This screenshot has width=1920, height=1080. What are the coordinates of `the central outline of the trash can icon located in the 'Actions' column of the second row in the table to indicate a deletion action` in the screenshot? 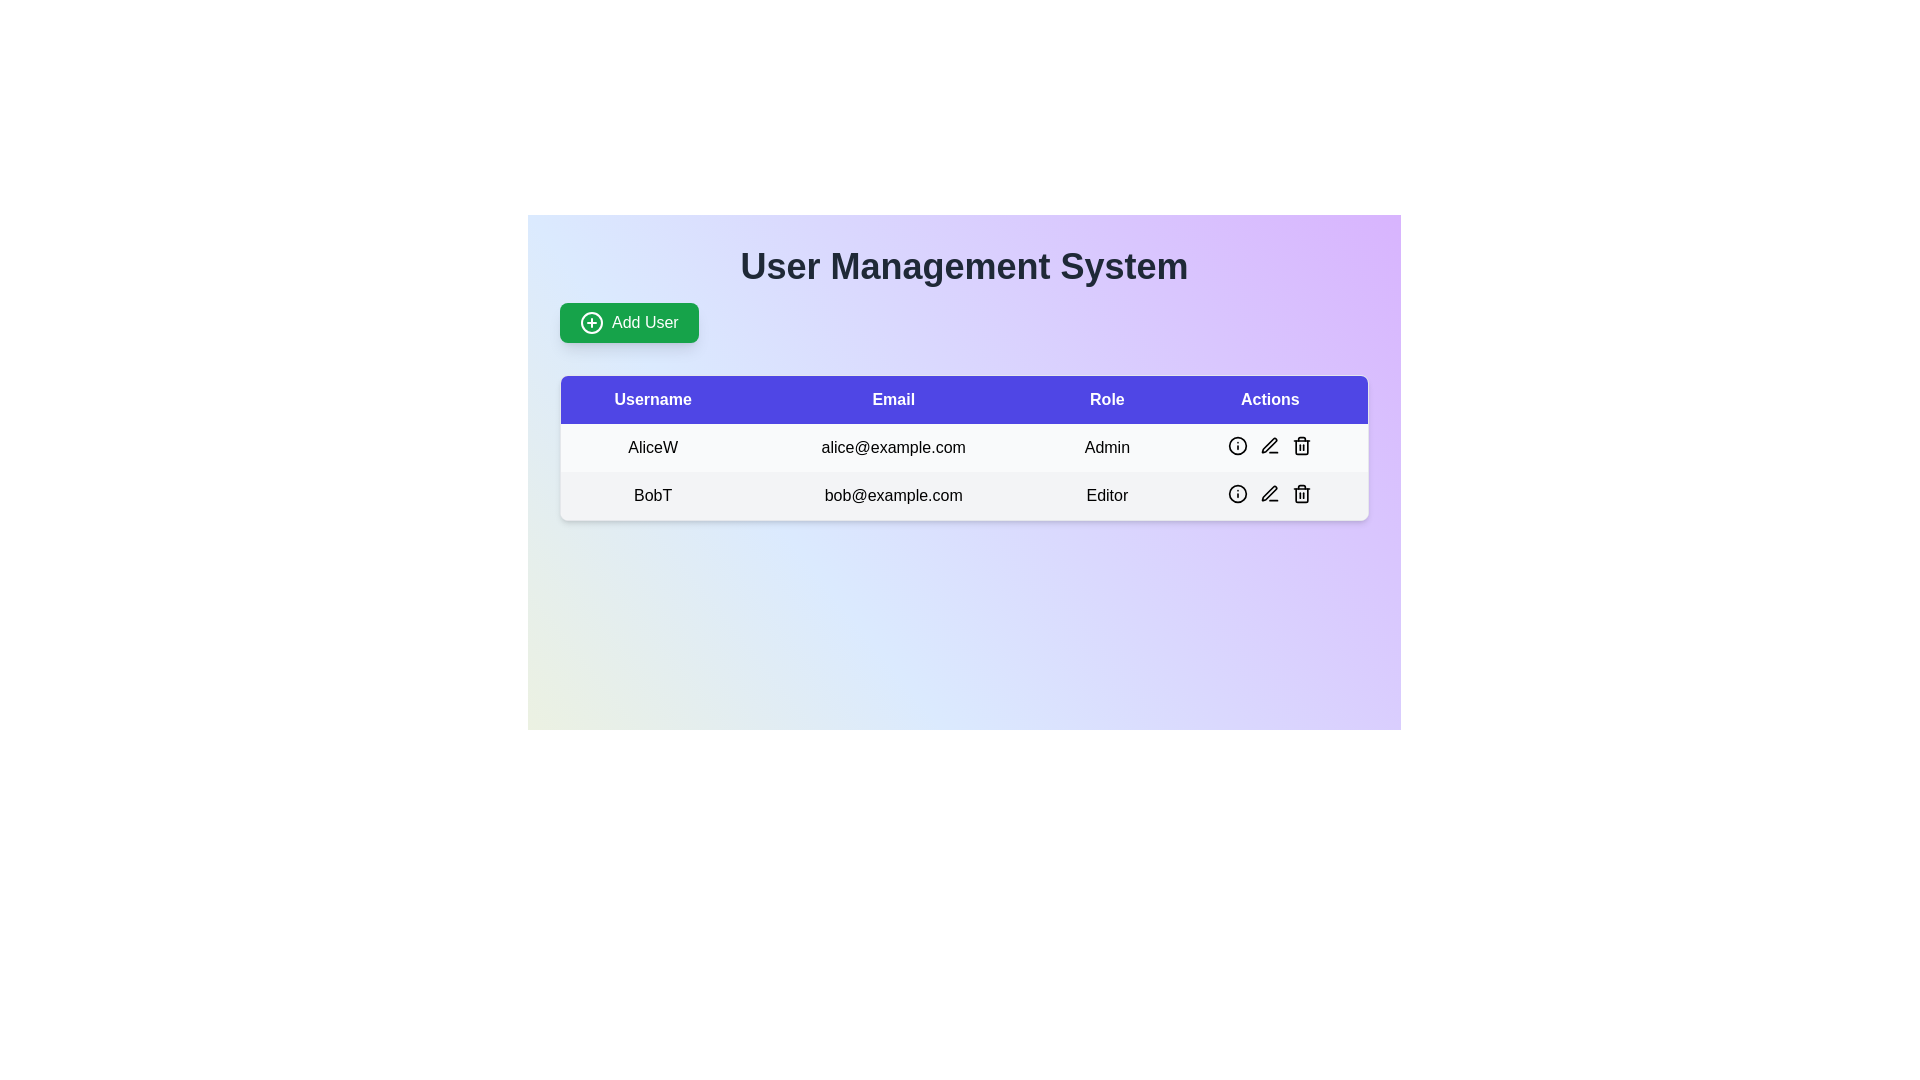 It's located at (1302, 495).